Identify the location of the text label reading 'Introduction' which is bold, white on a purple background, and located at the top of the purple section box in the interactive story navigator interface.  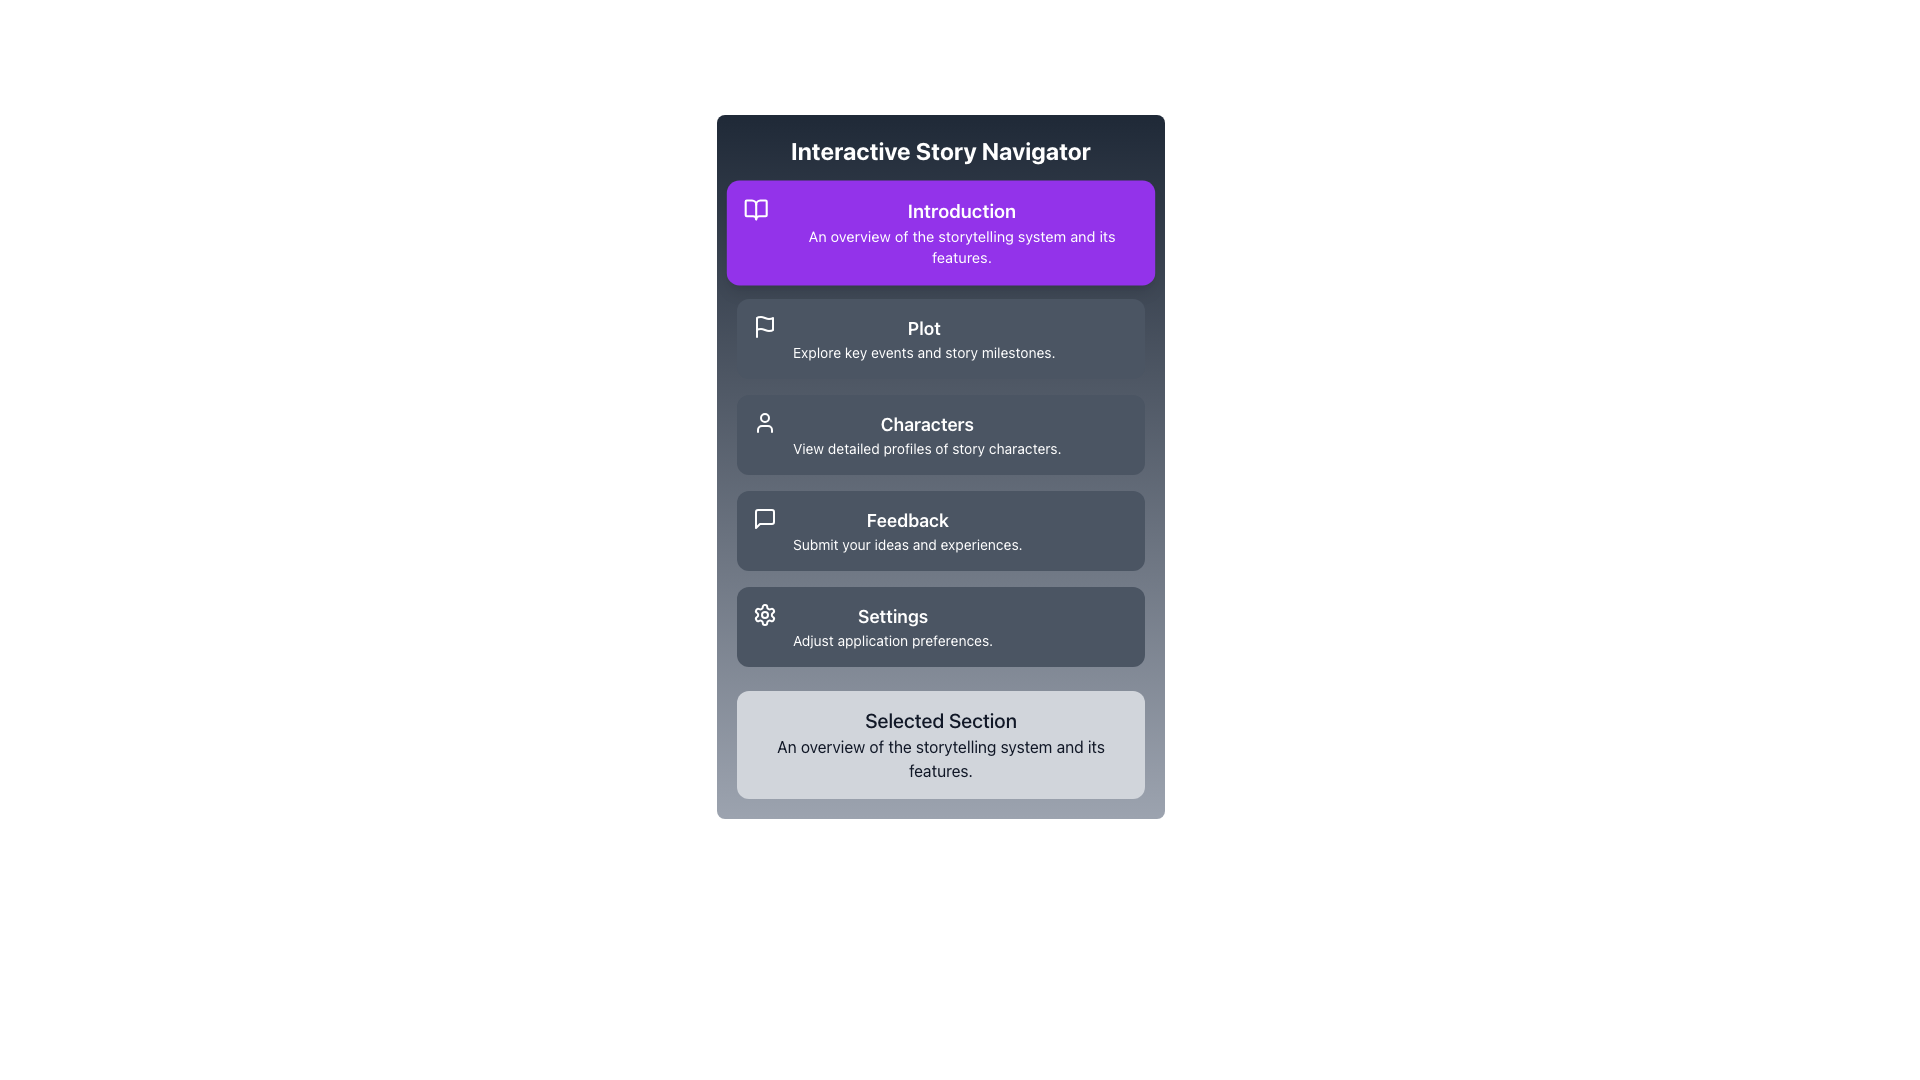
(961, 212).